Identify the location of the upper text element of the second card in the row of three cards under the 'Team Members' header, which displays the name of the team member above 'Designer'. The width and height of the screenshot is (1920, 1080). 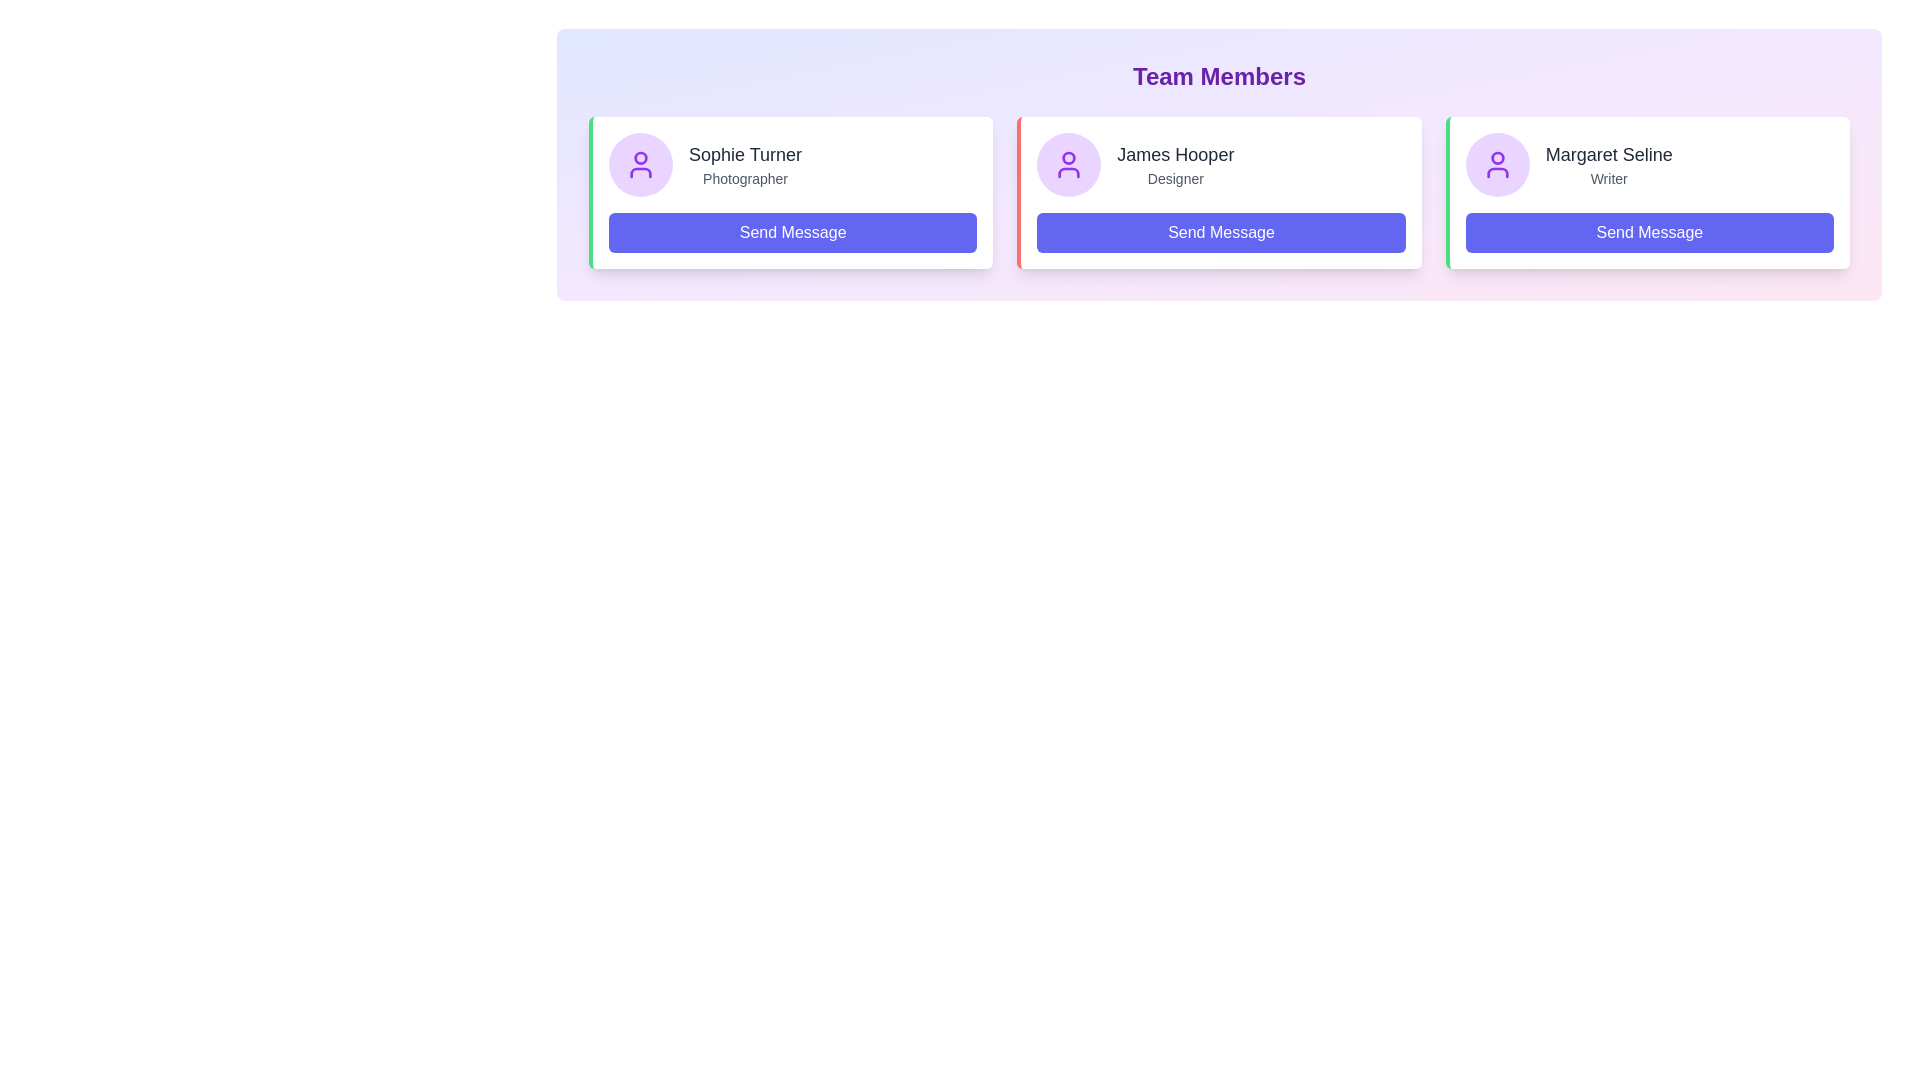
(1175, 153).